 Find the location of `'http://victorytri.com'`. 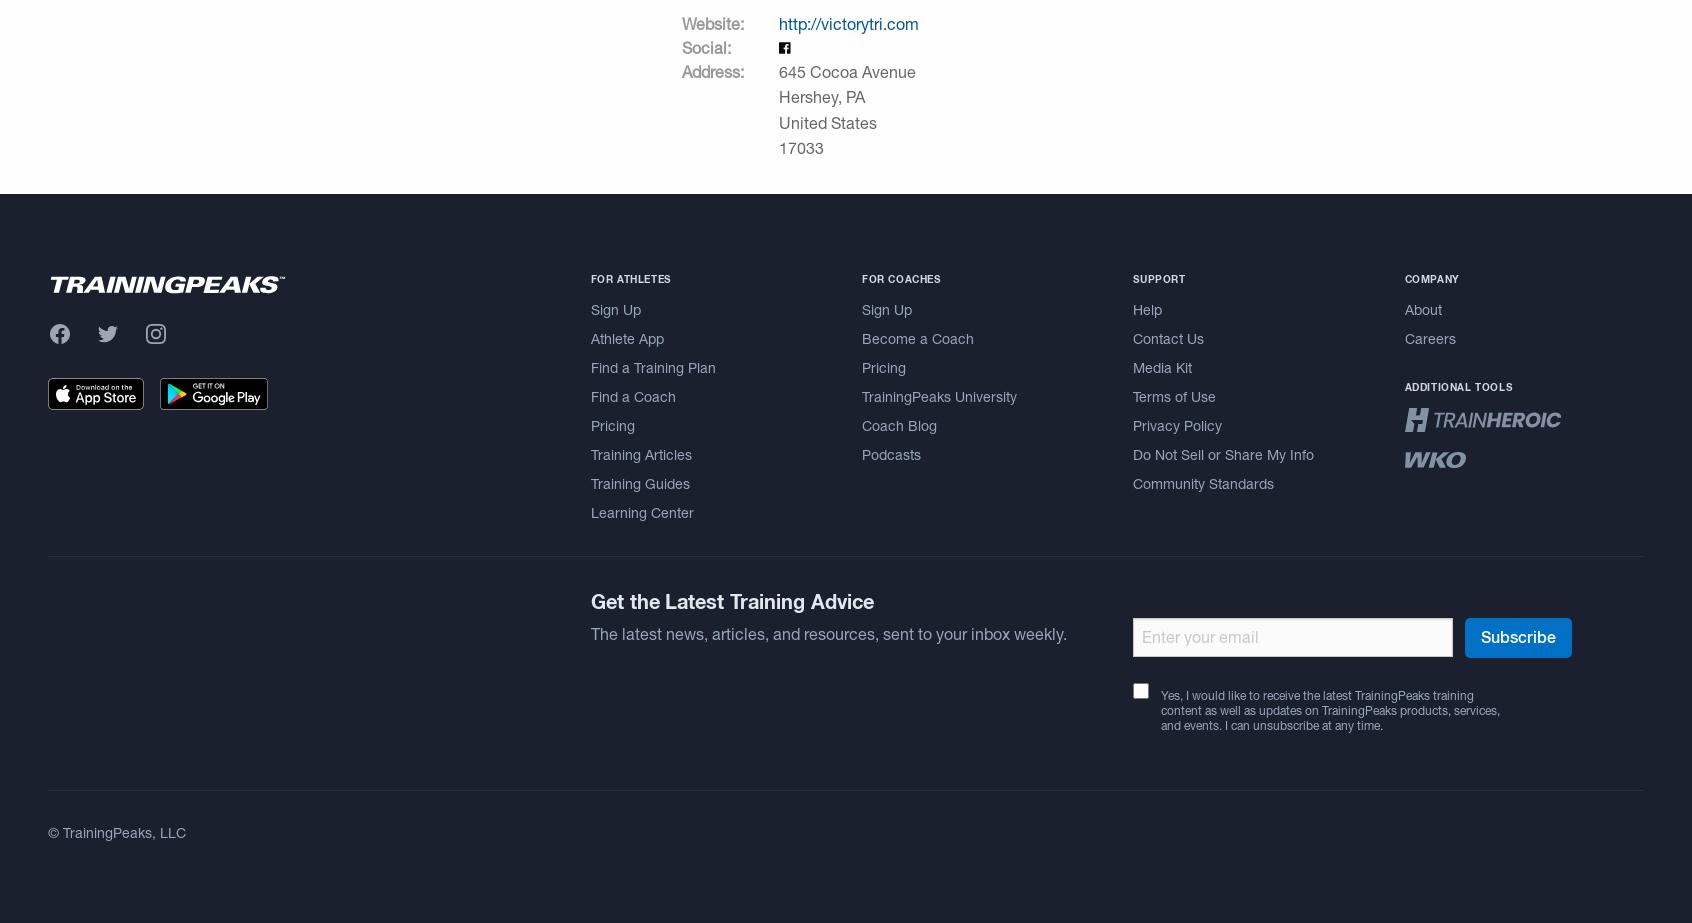

'http://victorytri.com' is located at coordinates (847, 22).